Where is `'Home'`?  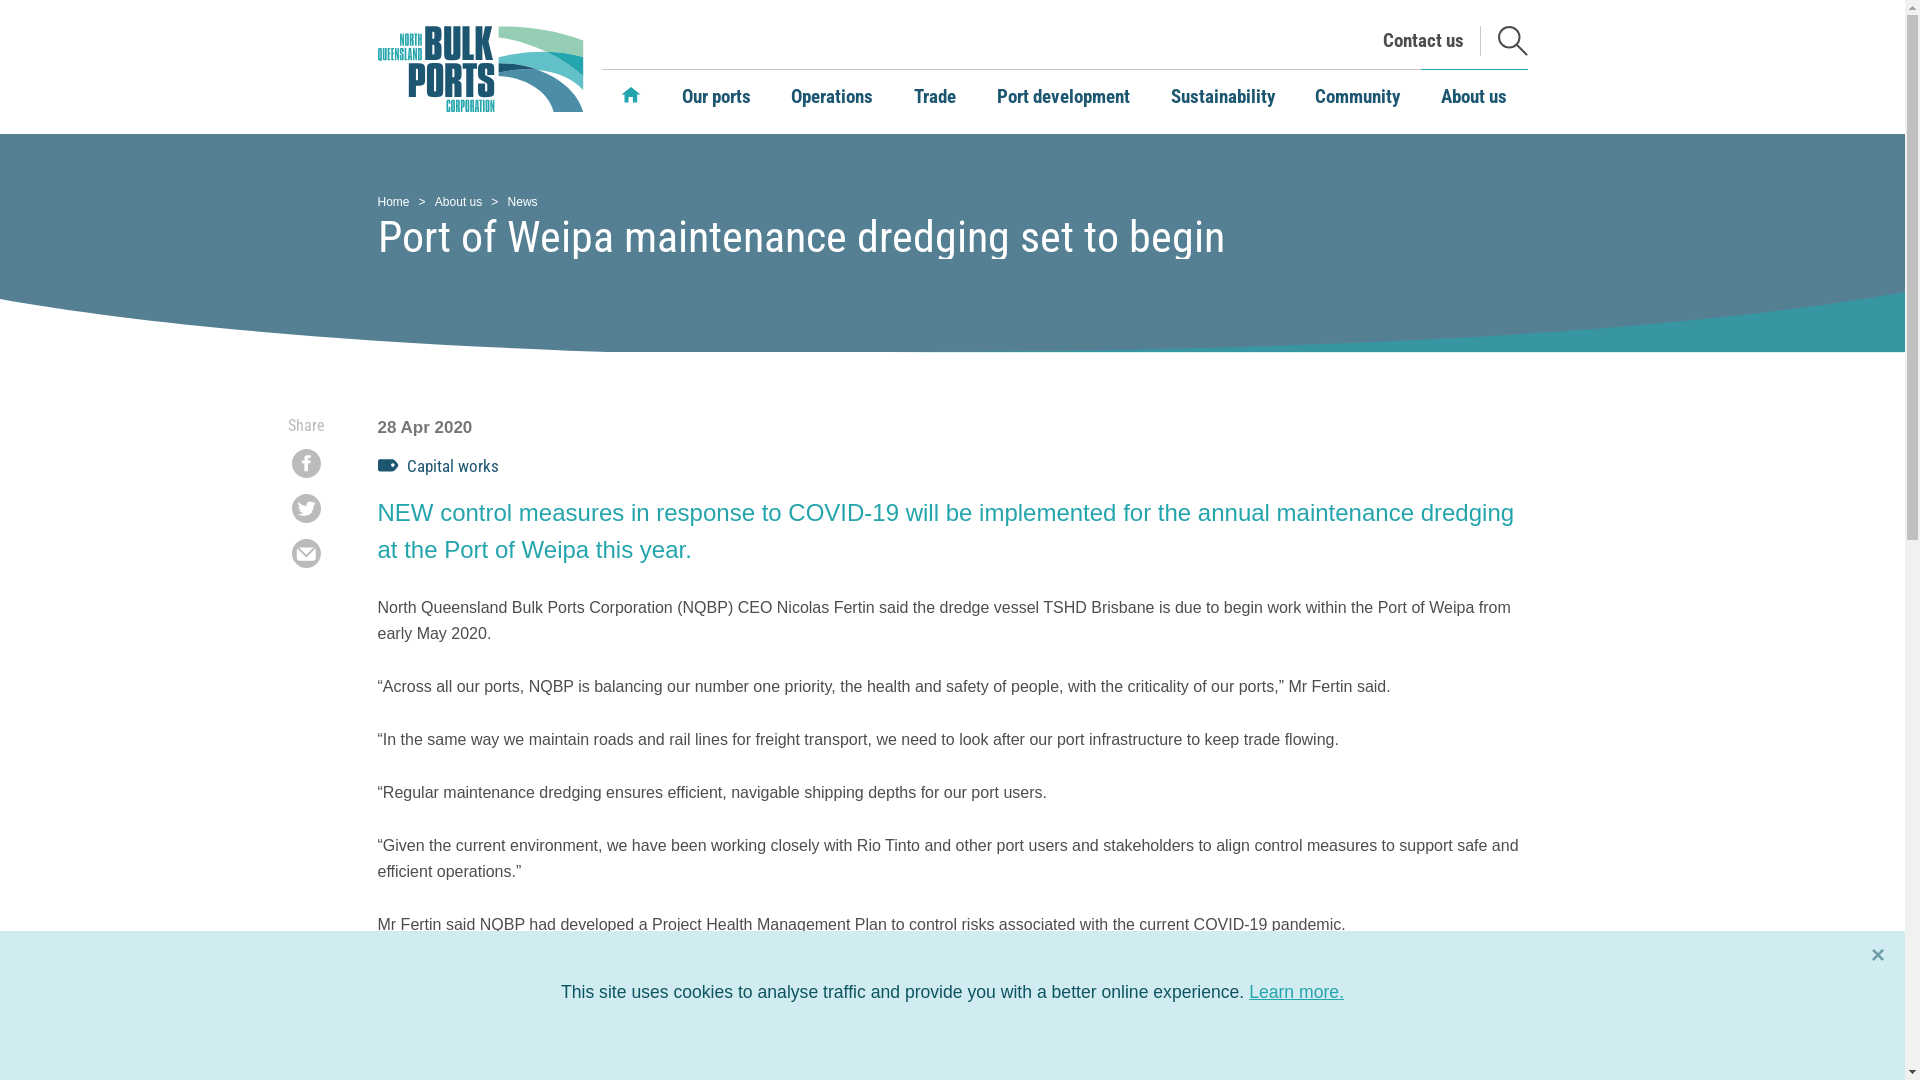
'Home' is located at coordinates (631, 95).